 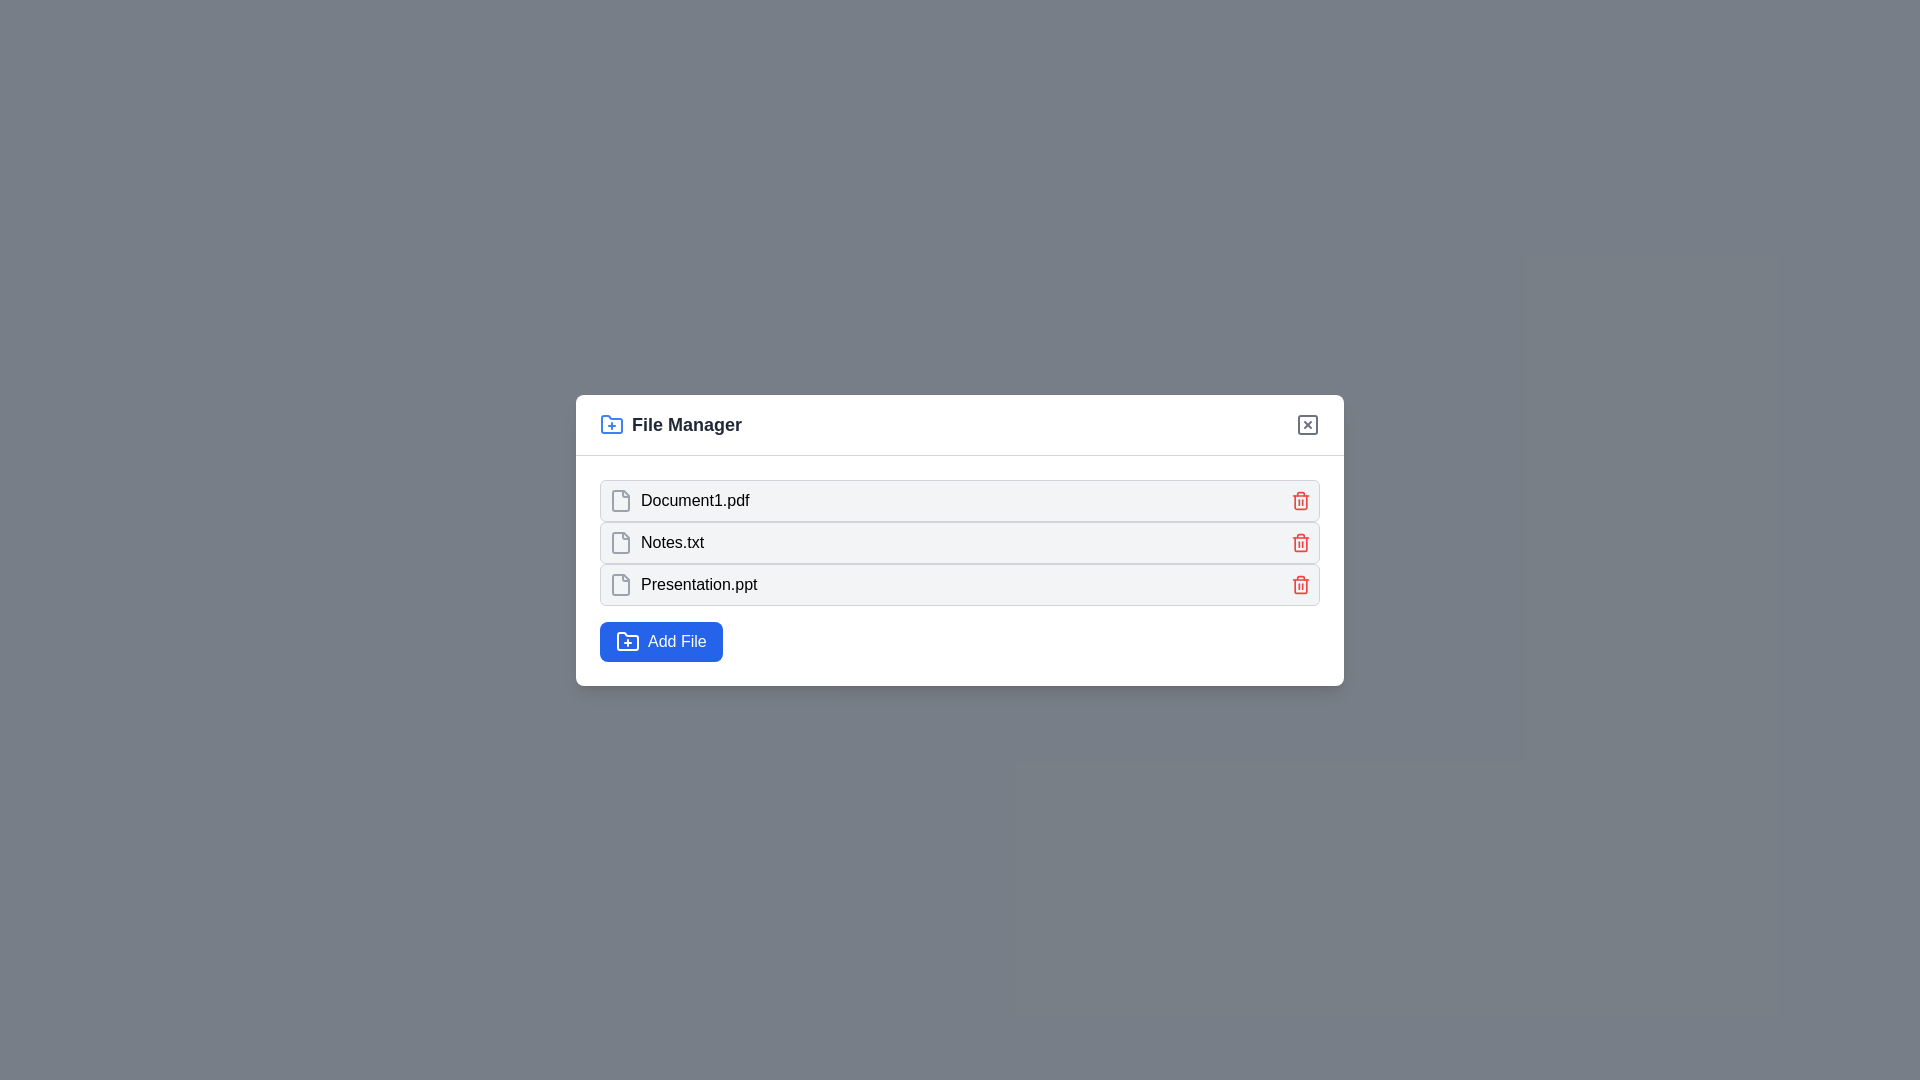 What do you see at coordinates (610, 423) in the screenshot?
I see `the folder-shaped icon with a blue outline located in the upper-left corner of the file manager interface, adjacent to the 'File Manager' header text` at bounding box center [610, 423].